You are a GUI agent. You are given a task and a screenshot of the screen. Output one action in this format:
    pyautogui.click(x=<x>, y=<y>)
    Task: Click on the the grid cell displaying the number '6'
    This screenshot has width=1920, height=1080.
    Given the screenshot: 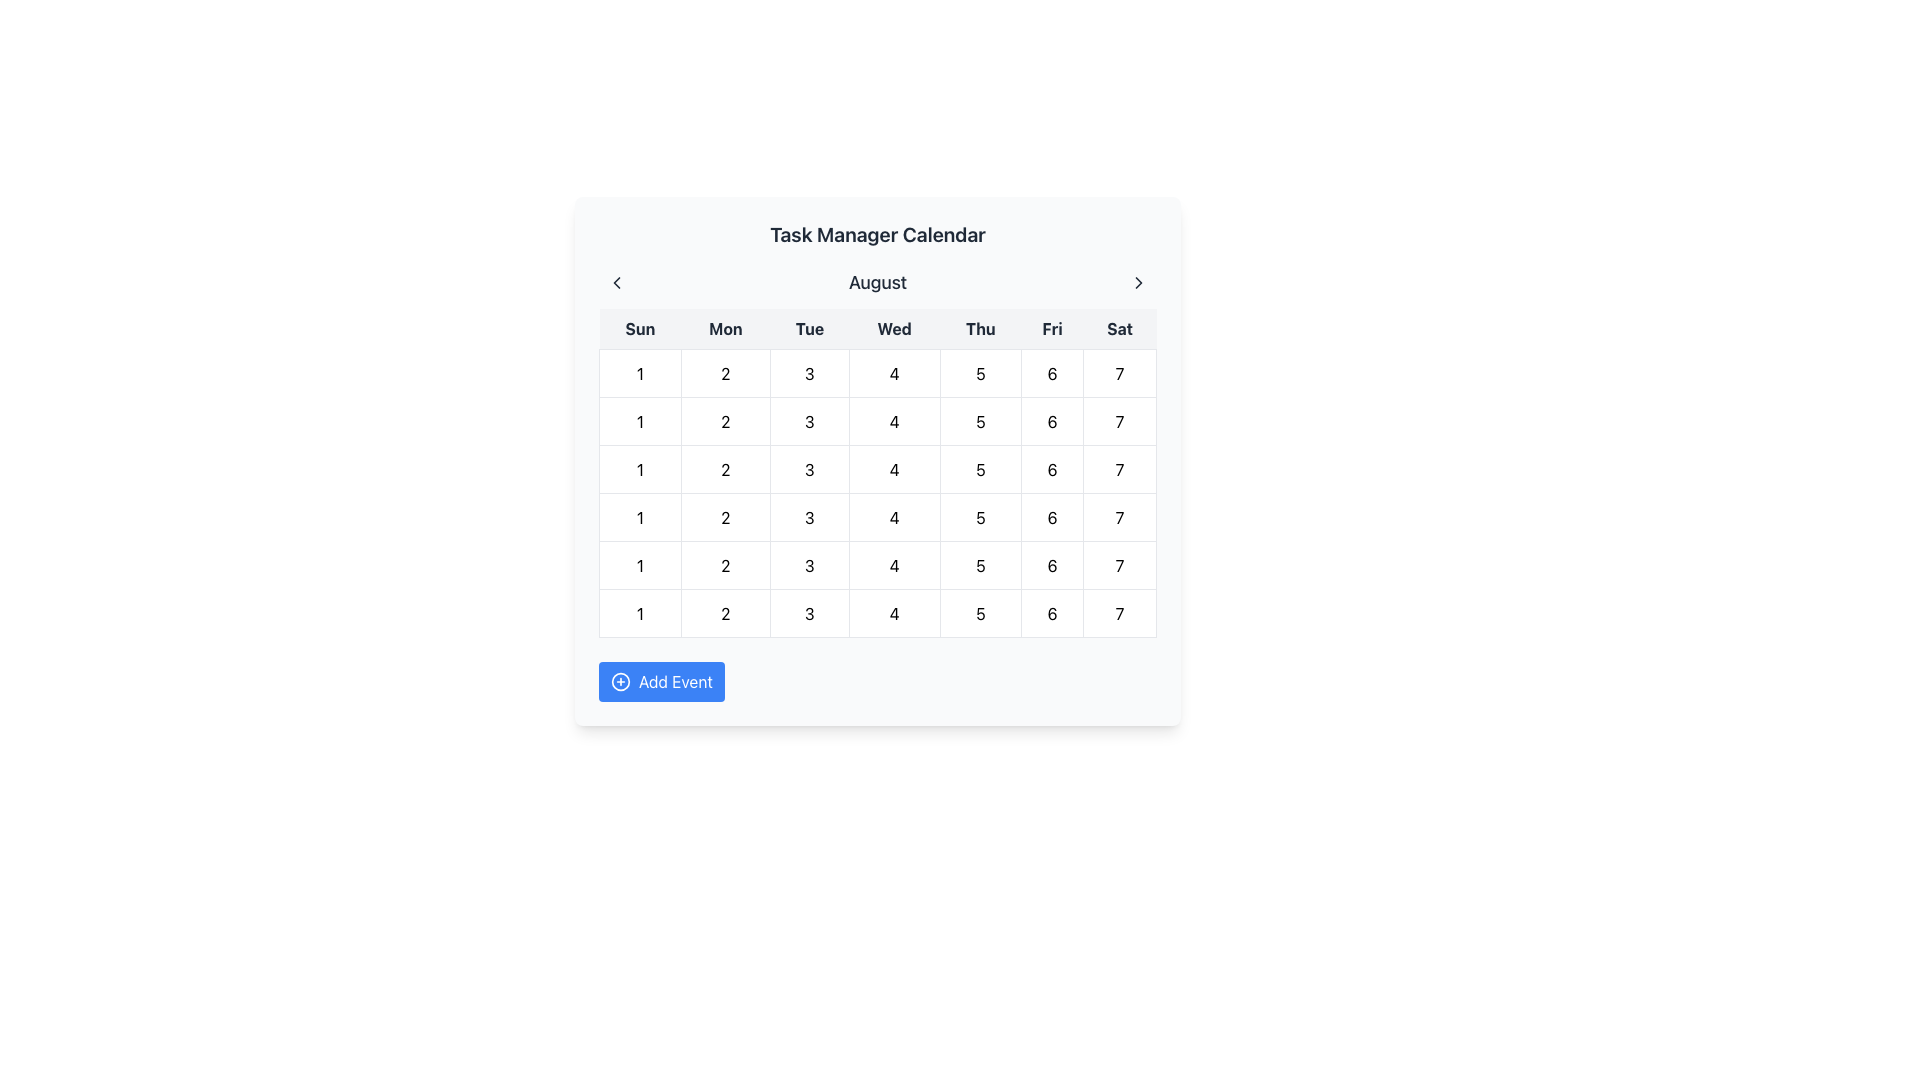 What is the action you would take?
    pyautogui.click(x=1051, y=469)
    